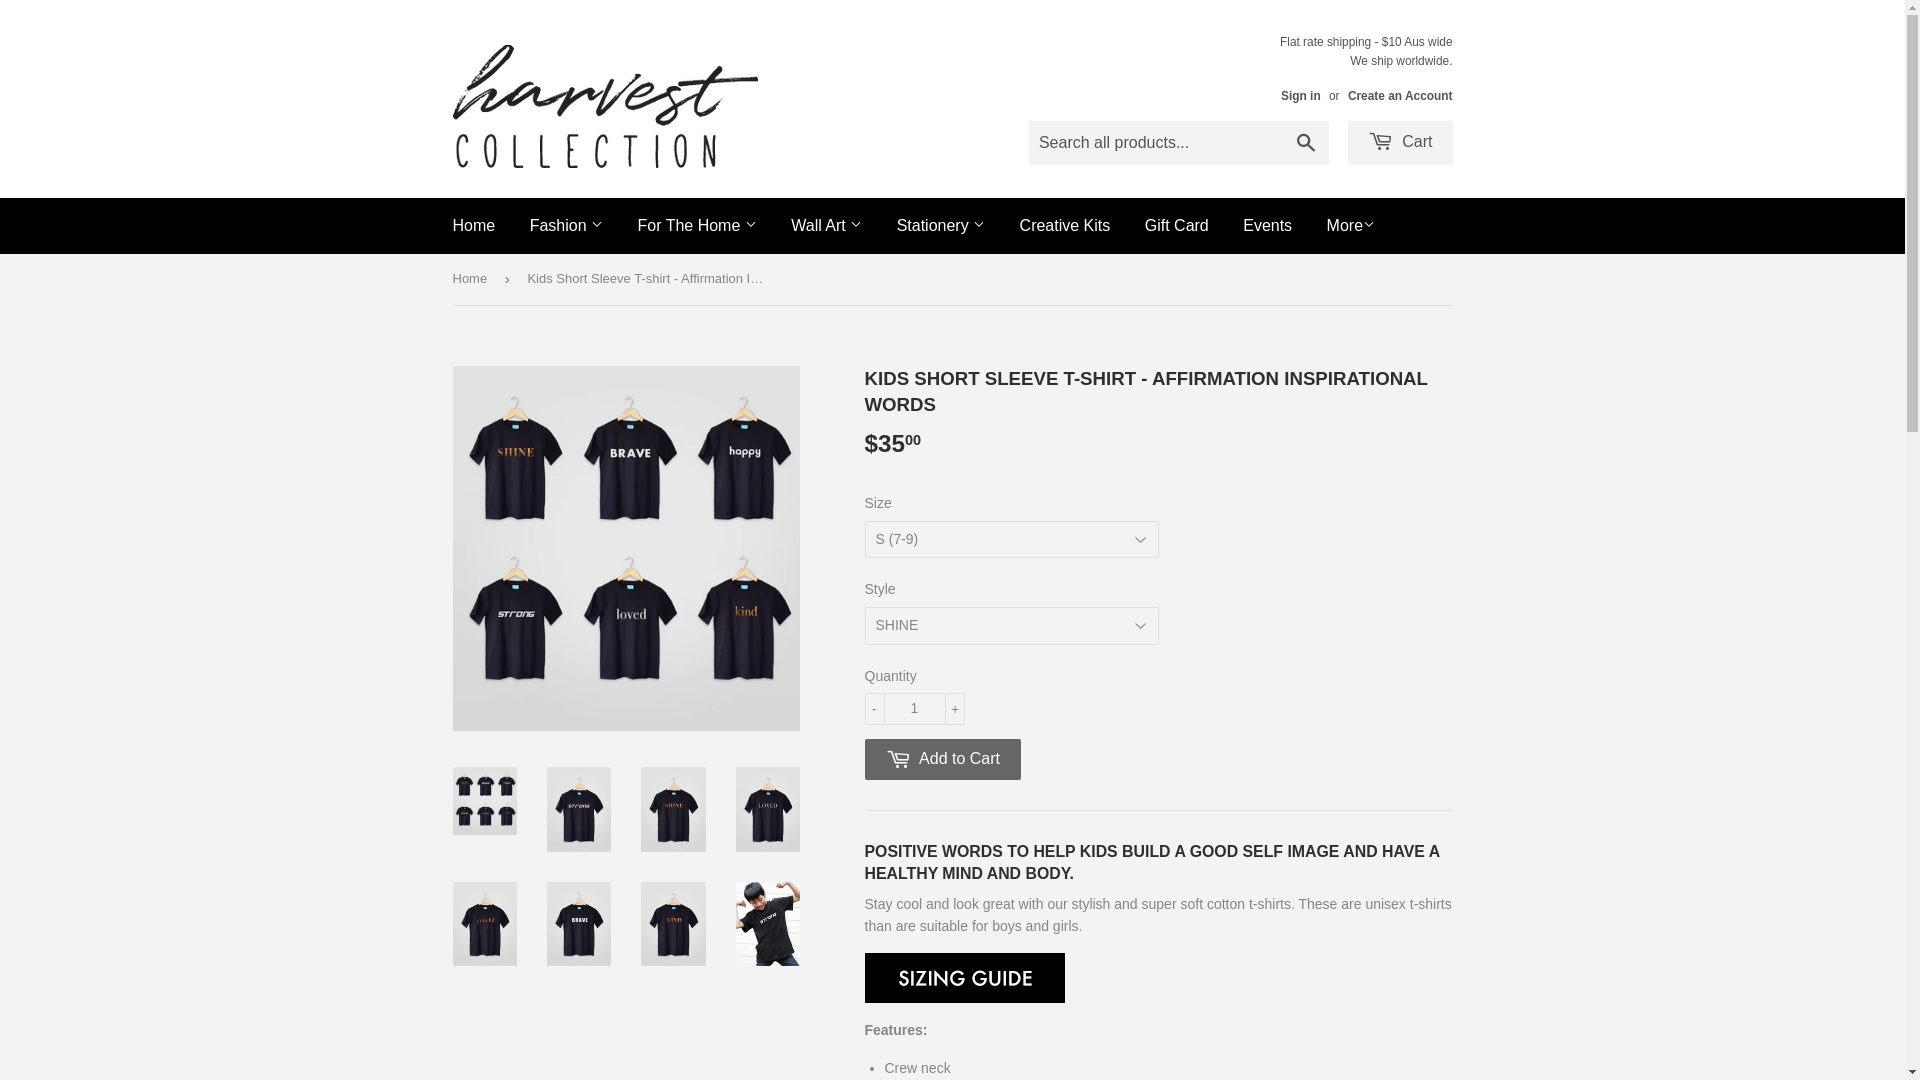 The width and height of the screenshot is (1920, 1080). What do you see at coordinates (1399, 141) in the screenshot?
I see `'Cart'` at bounding box center [1399, 141].